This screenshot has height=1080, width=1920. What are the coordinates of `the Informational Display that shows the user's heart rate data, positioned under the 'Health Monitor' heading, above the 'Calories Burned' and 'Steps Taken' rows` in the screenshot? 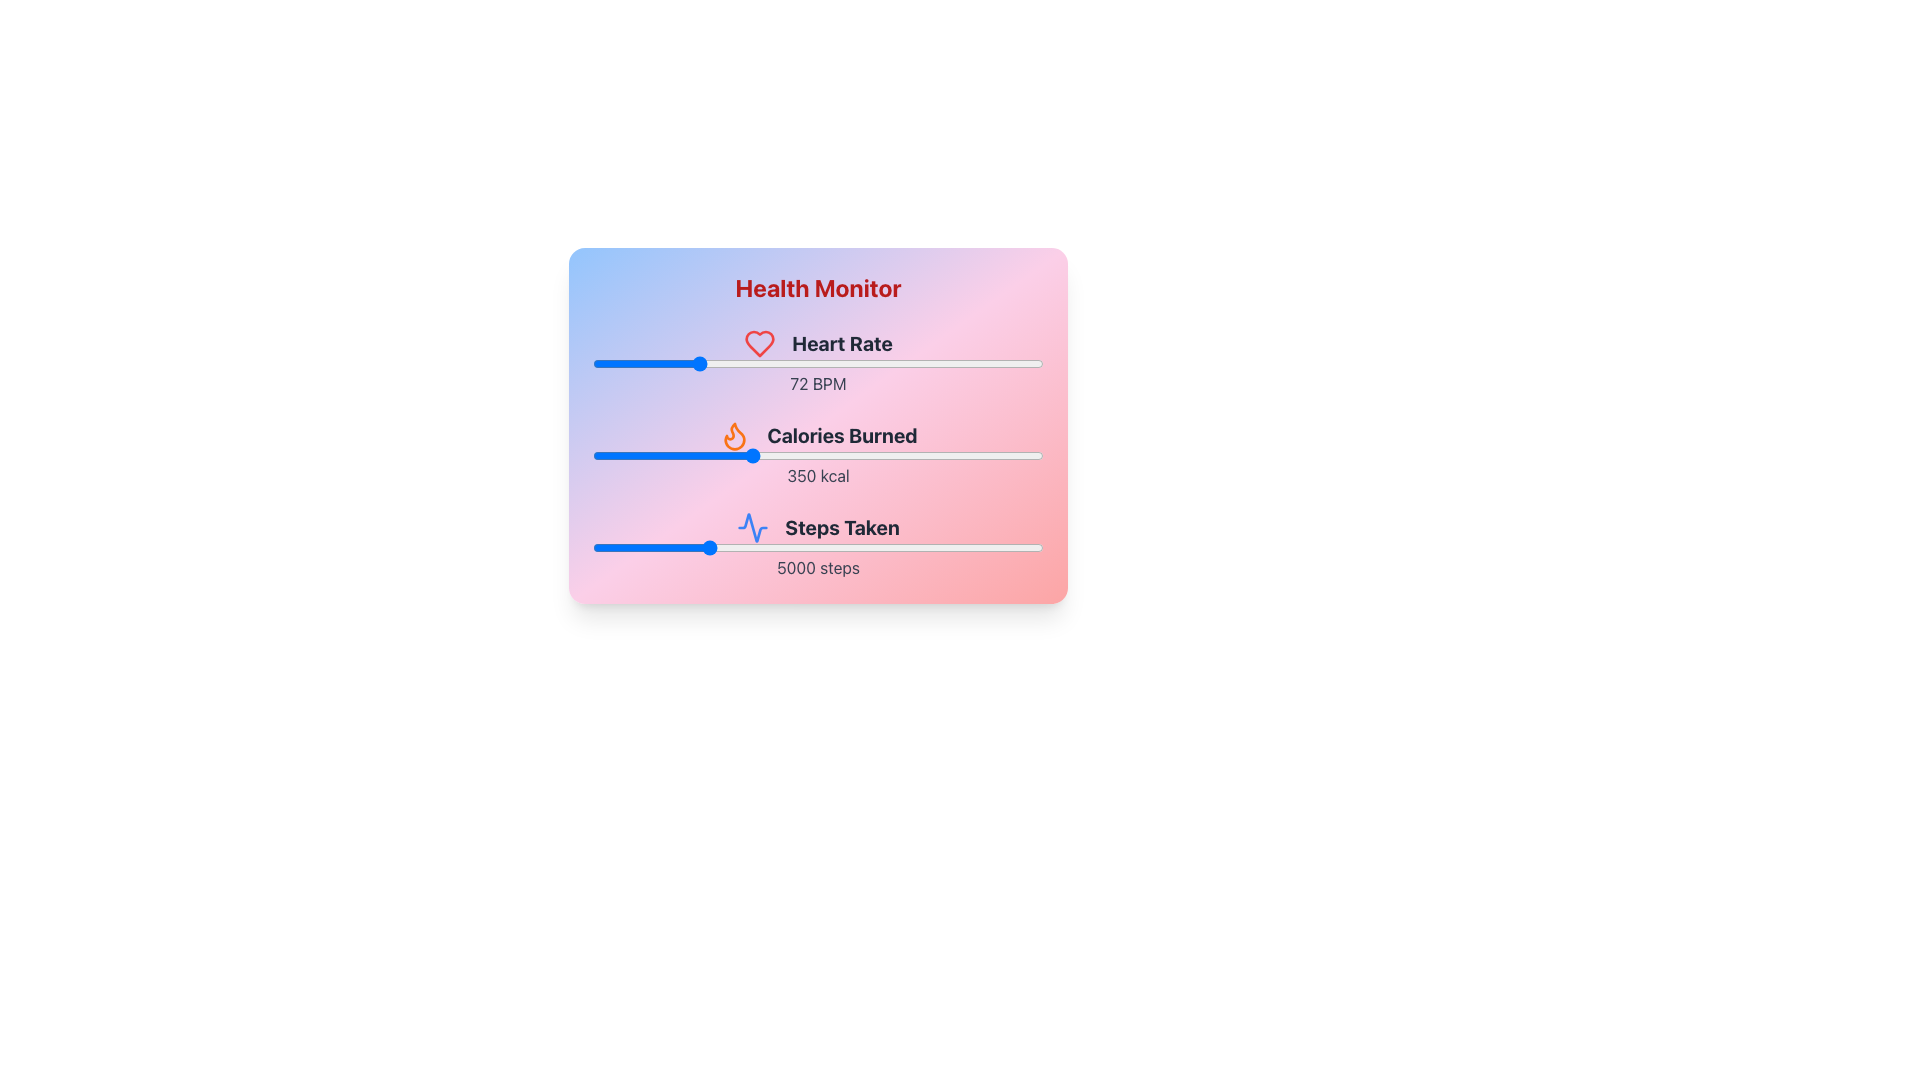 It's located at (818, 362).